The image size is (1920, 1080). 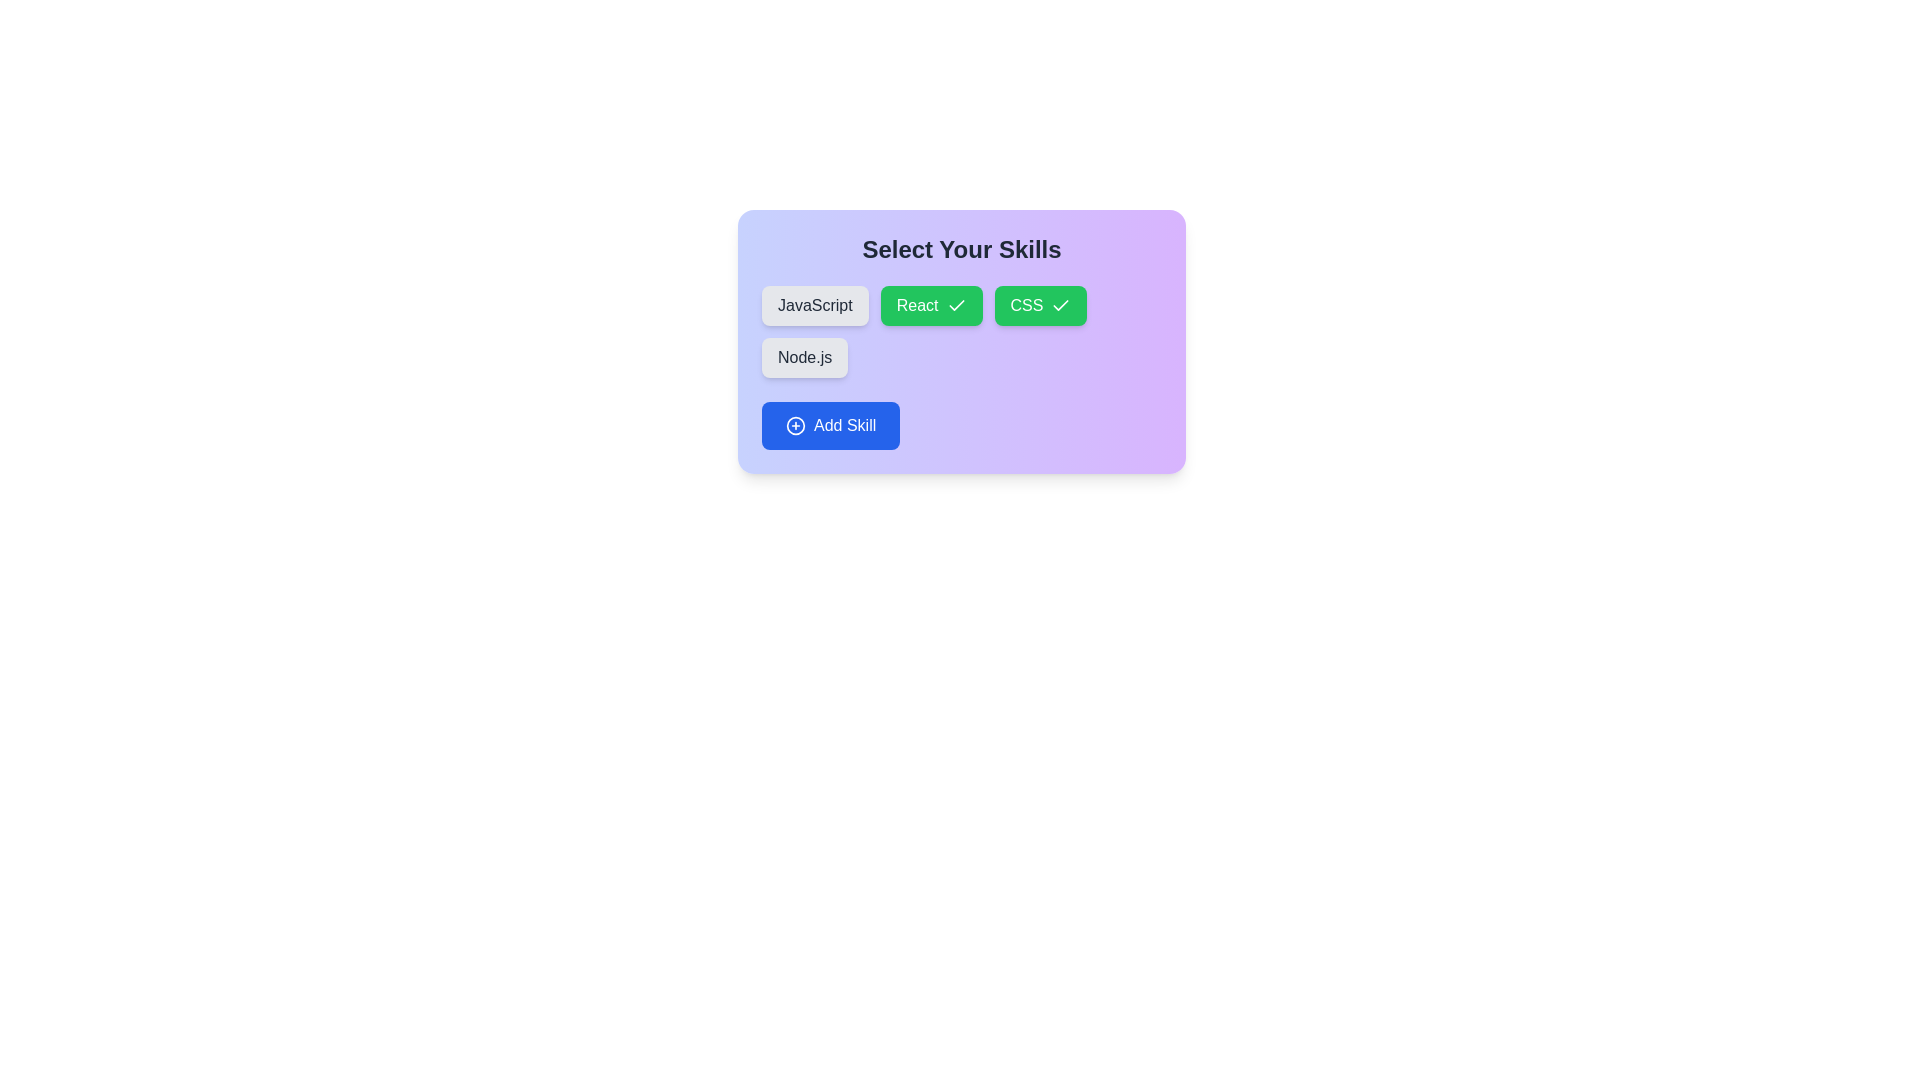 I want to click on the skill JavaScript, so click(x=815, y=305).